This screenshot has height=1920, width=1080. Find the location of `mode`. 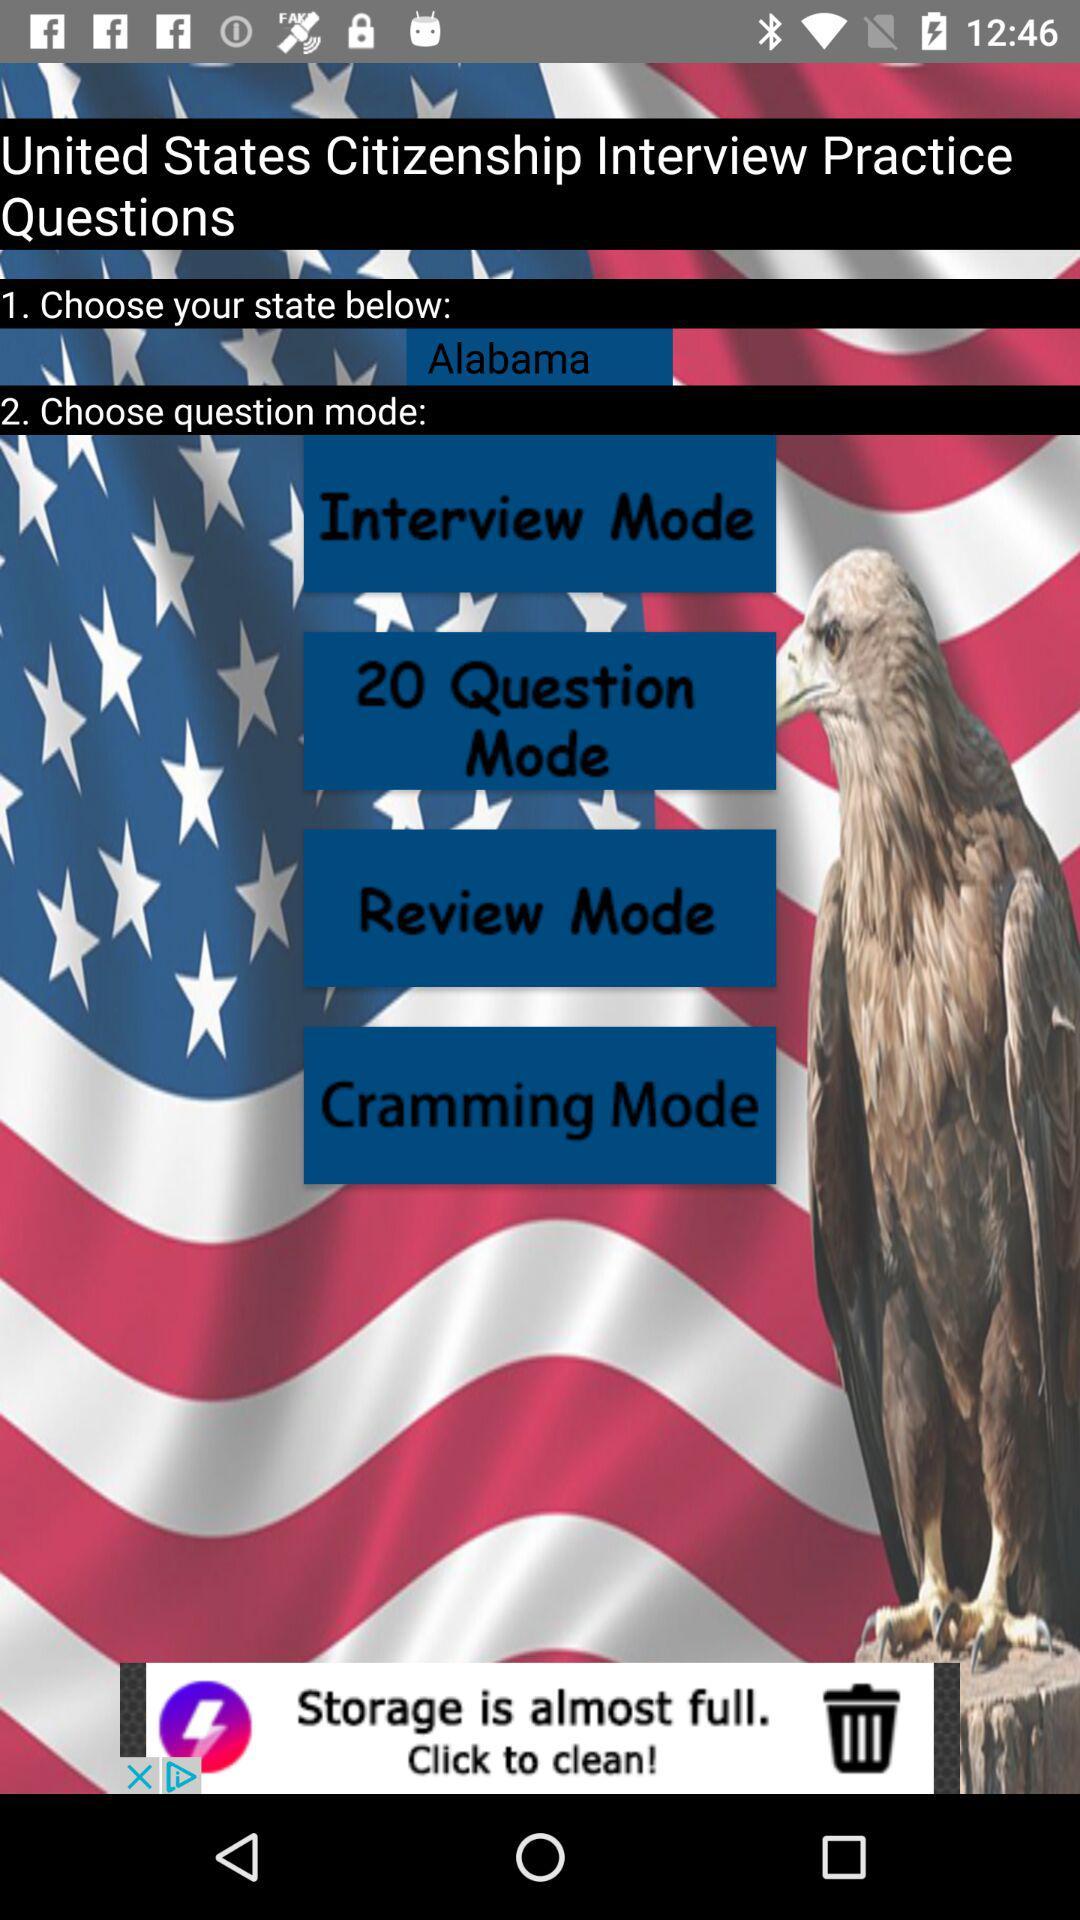

mode is located at coordinates (540, 513).